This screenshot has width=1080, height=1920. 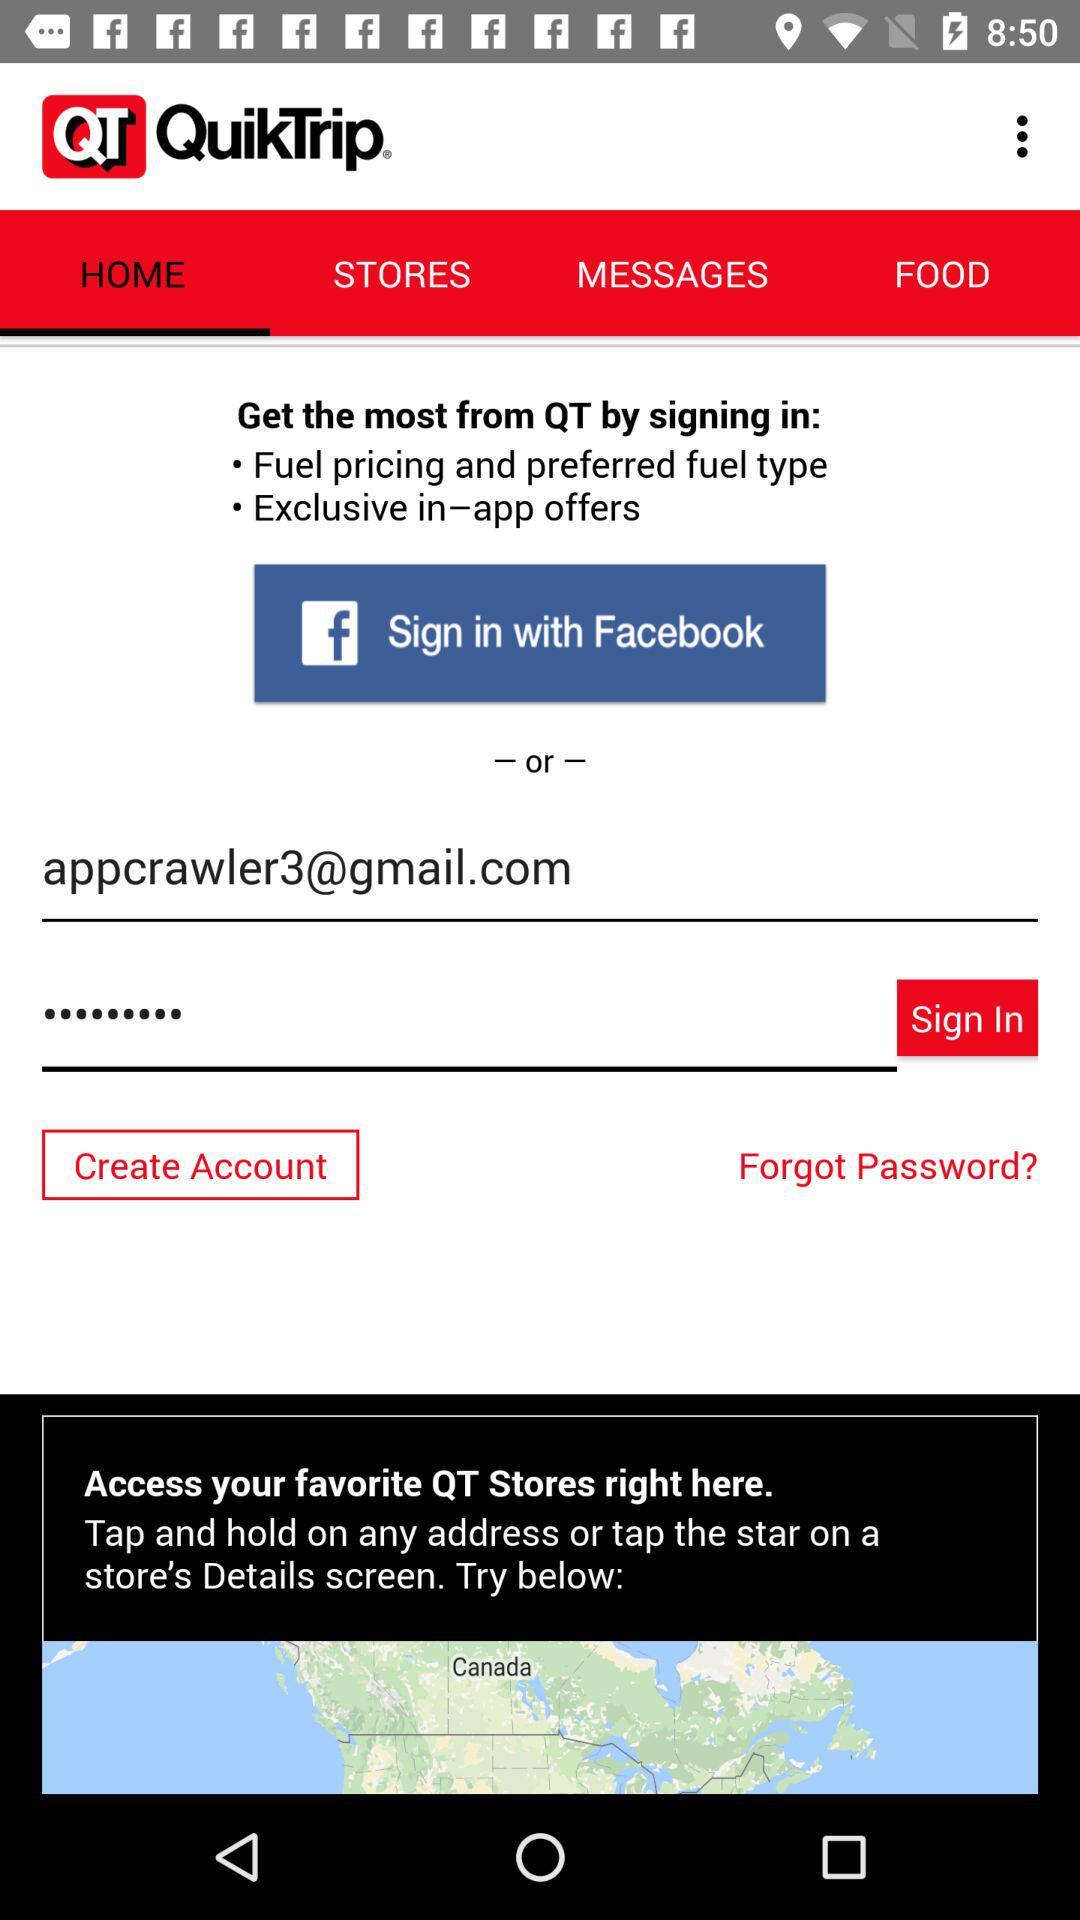 I want to click on icon below tap and hold item, so click(x=540, y=1716).